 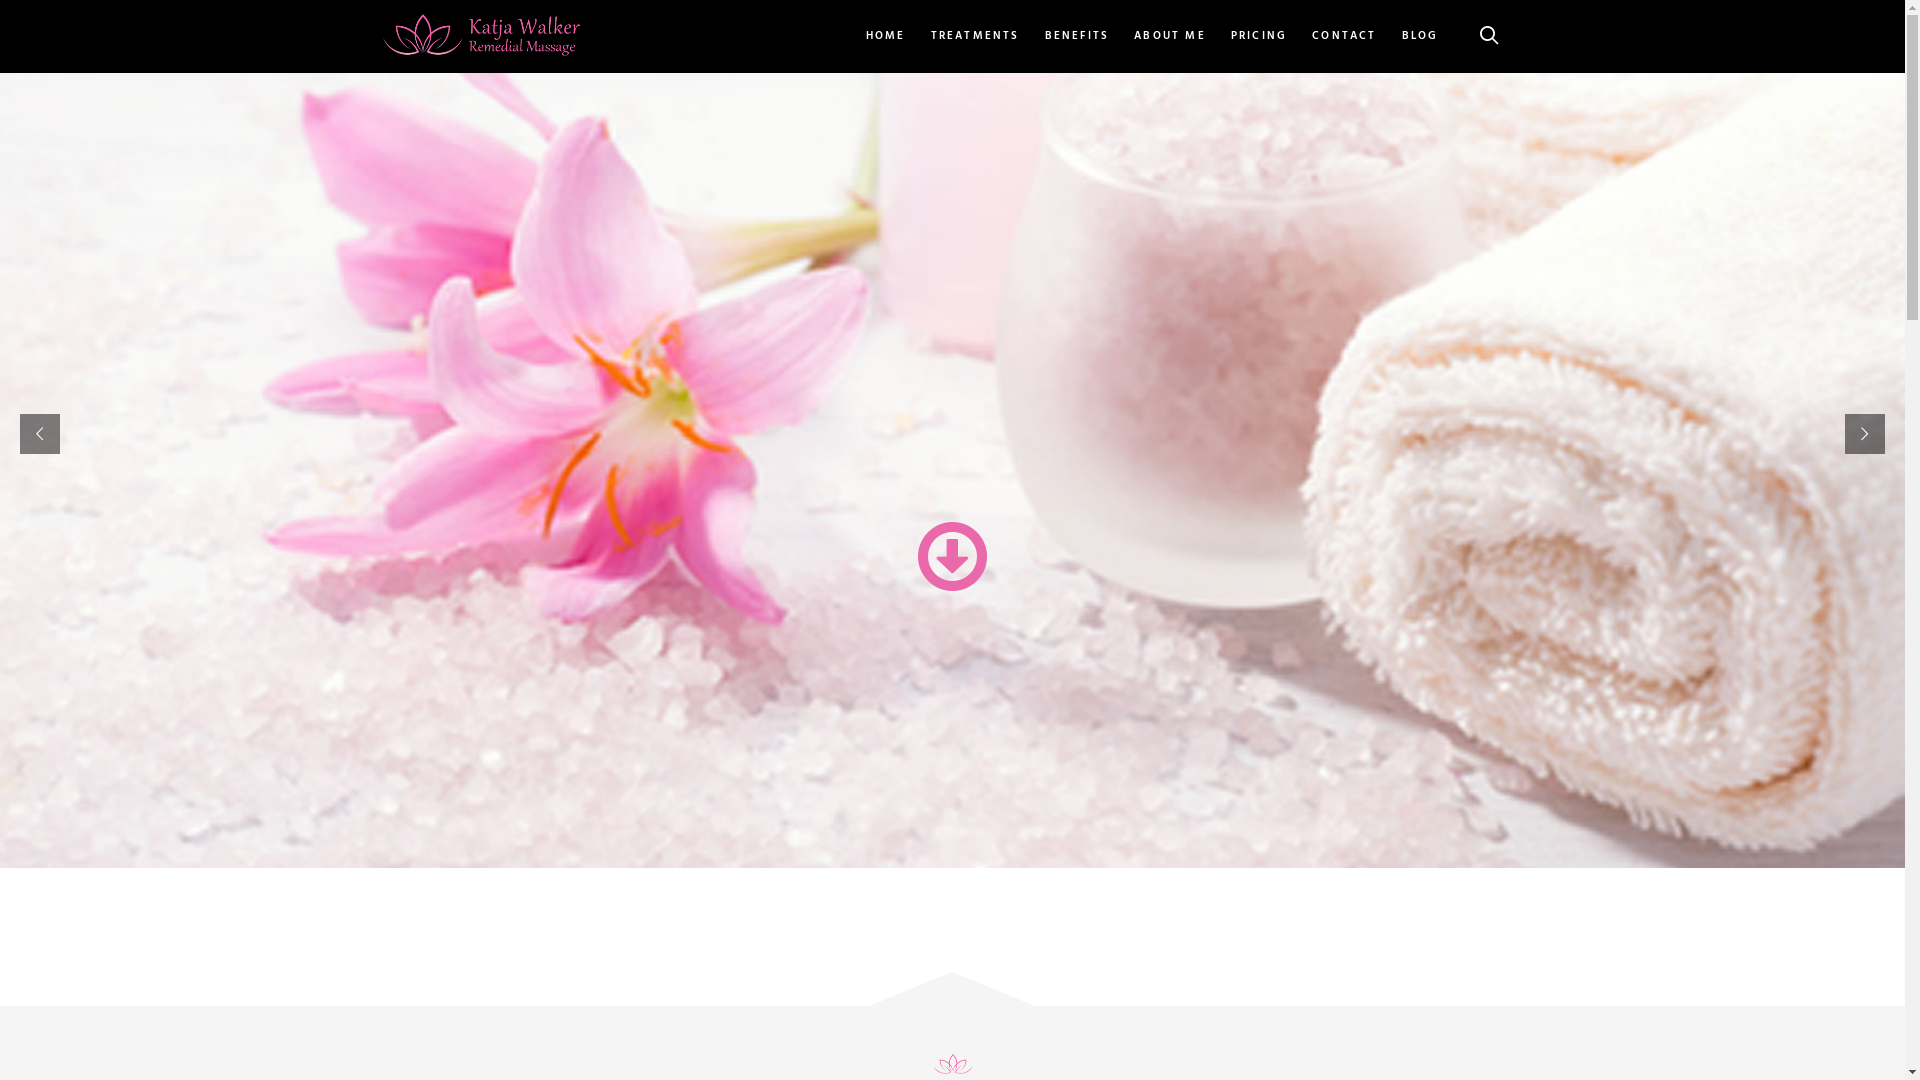 I want to click on 'BENEFITS', so click(x=1076, y=36).